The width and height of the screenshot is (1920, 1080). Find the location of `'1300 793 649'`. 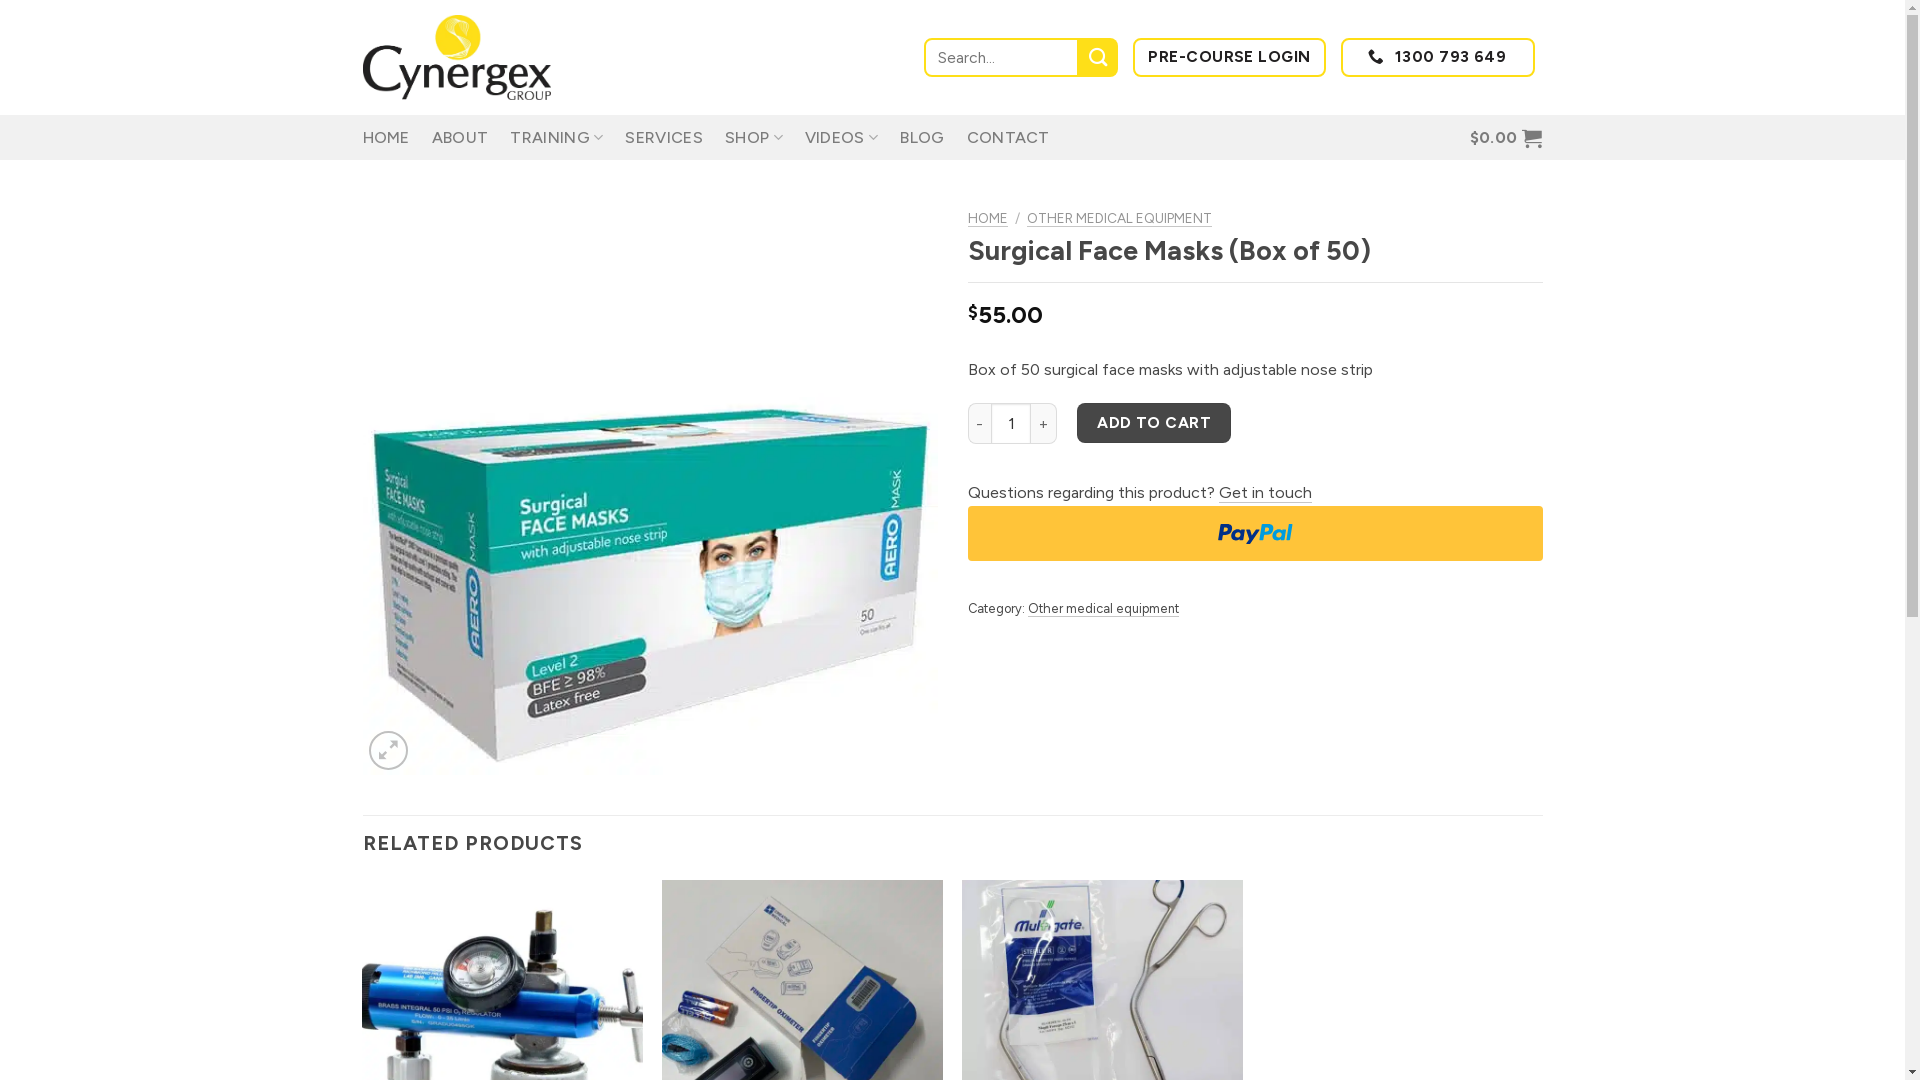

'1300 793 649' is located at coordinates (1437, 56).